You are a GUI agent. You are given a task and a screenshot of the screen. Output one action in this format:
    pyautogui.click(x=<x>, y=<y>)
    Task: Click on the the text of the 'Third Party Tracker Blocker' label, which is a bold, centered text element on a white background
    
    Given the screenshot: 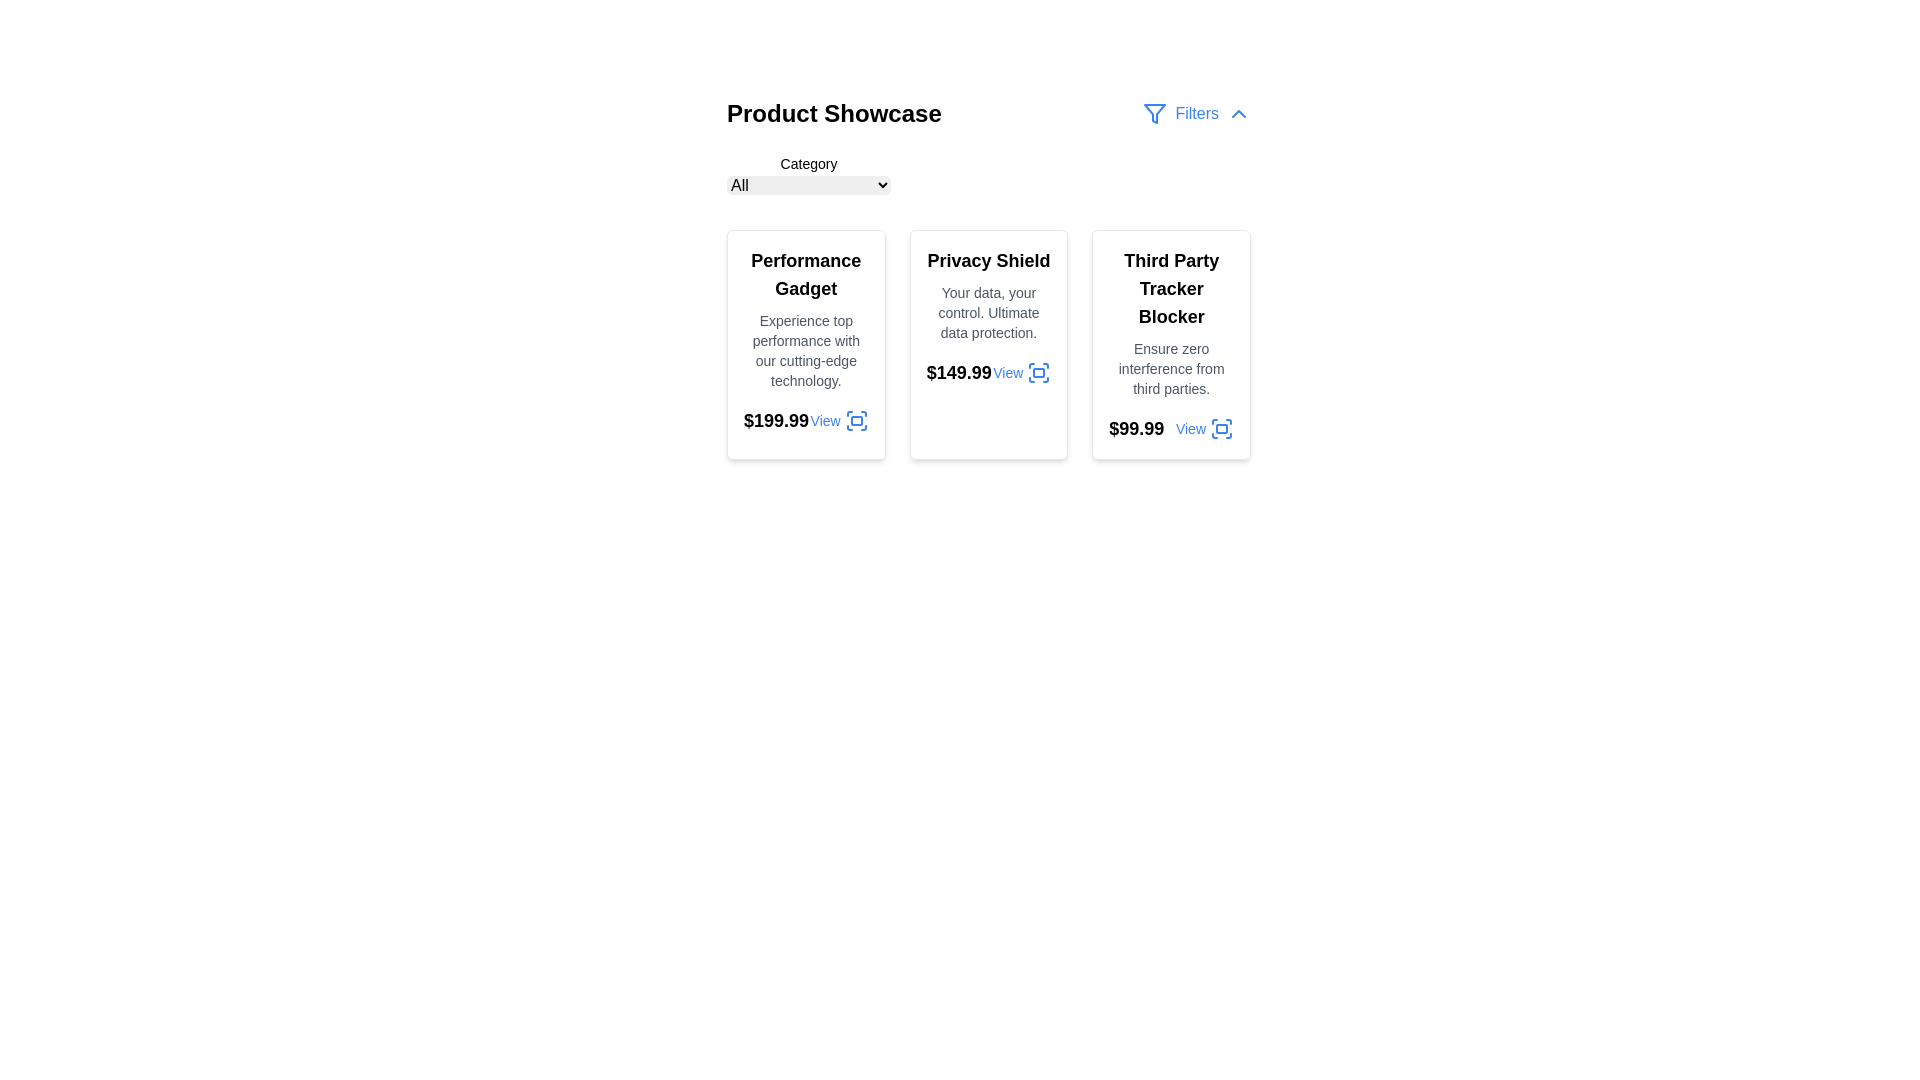 What is the action you would take?
    pyautogui.click(x=1171, y=289)
    